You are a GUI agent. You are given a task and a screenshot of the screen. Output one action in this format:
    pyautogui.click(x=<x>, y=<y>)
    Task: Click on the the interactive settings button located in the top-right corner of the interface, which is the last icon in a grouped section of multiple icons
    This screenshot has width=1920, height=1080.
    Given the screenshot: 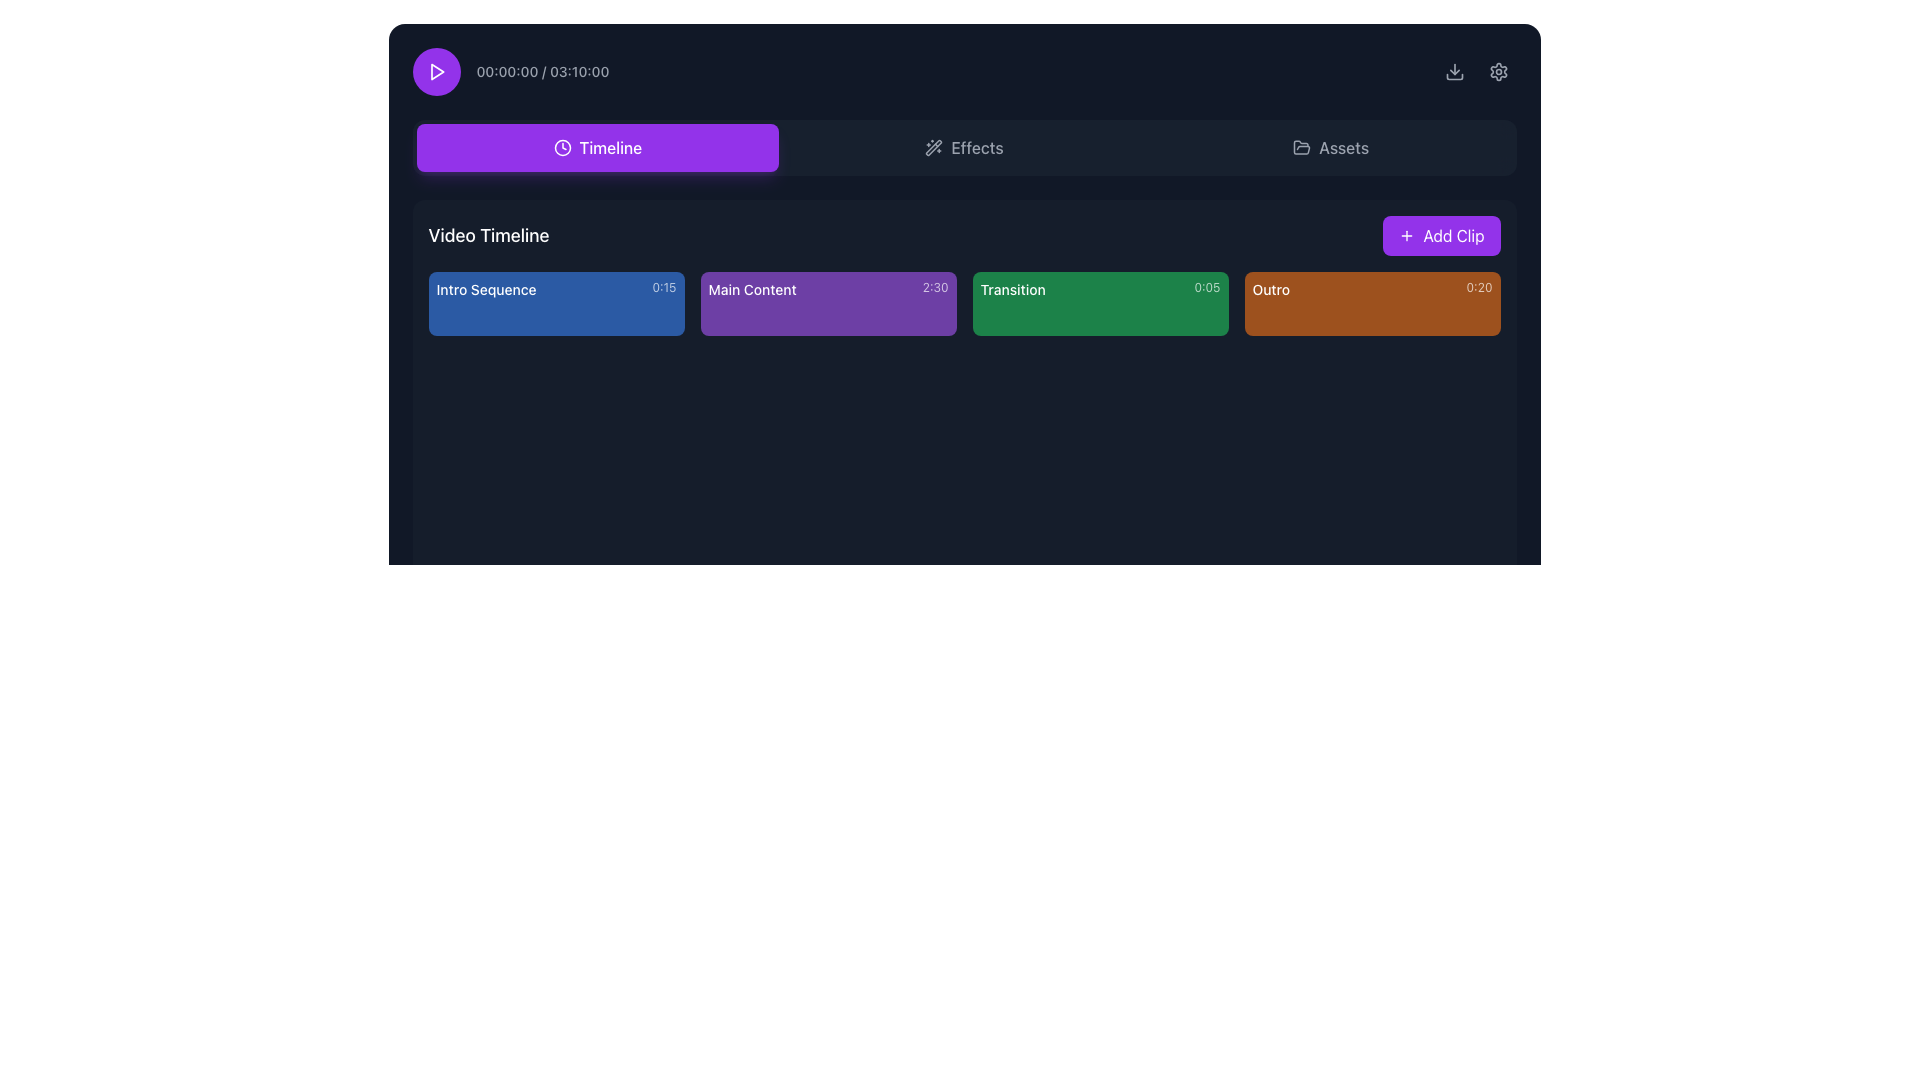 What is the action you would take?
    pyautogui.click(x=1498, y=71)
    